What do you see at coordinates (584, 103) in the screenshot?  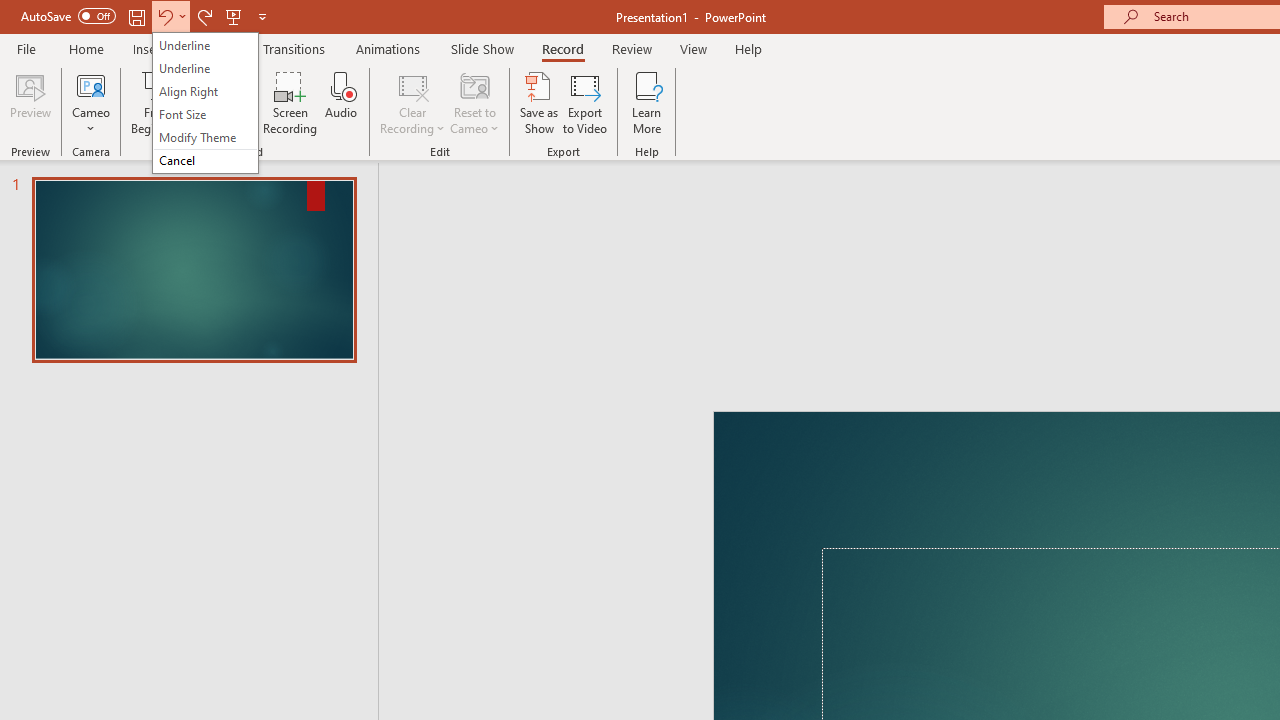 I see `'Export to Video'` at bounding box center [584, 103].